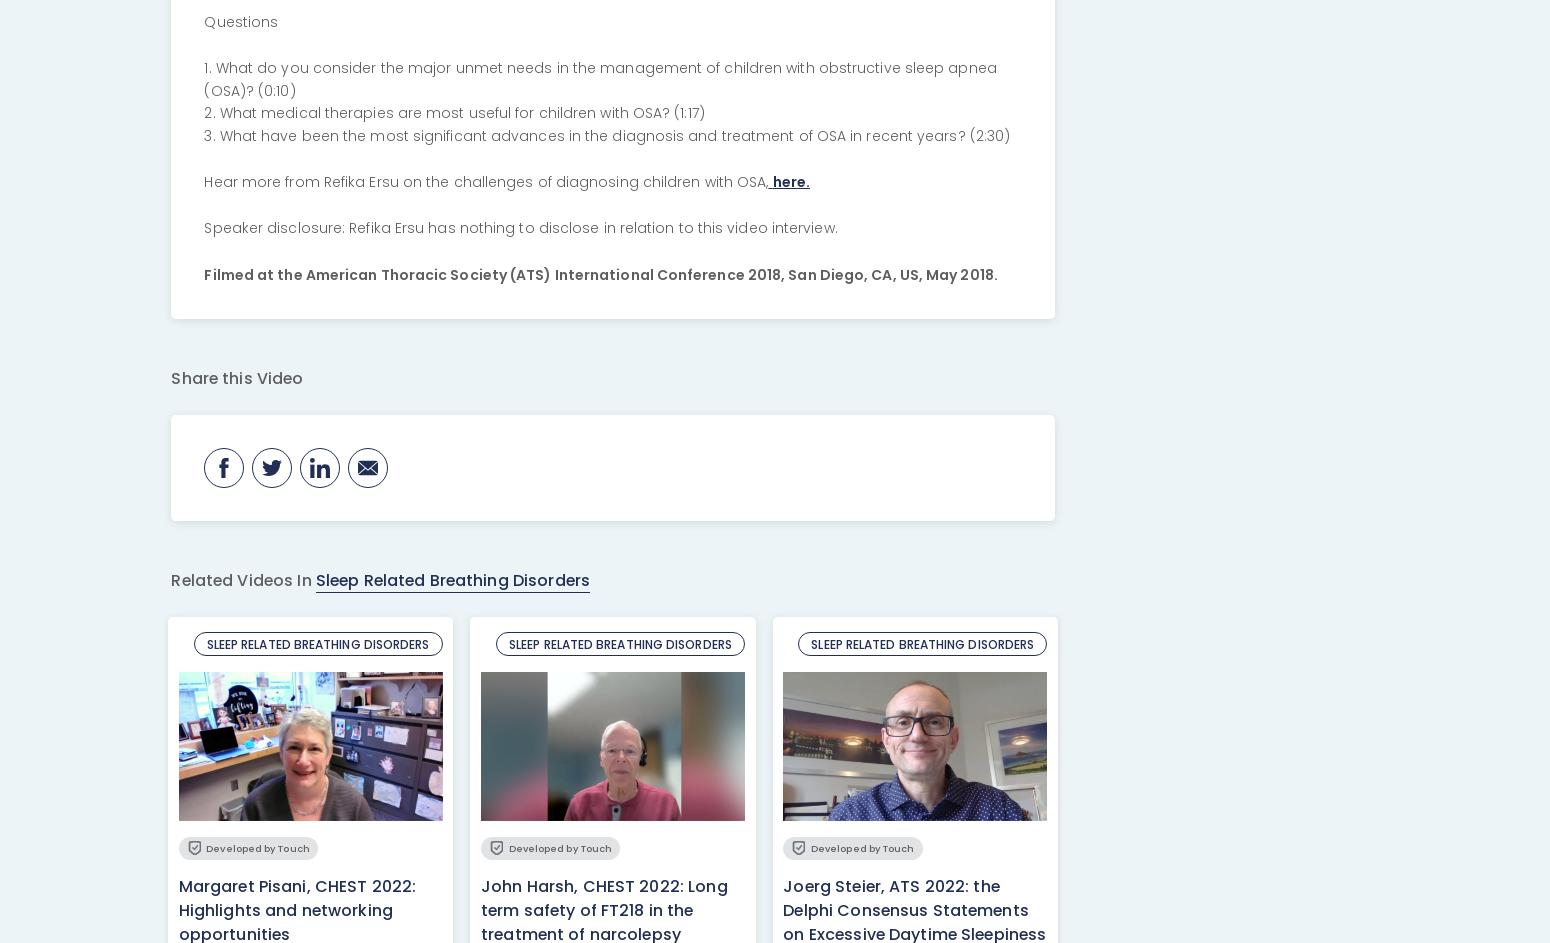 The height and width of the screenshot is (943, 1550). Describe the element at coordinates (600, 273) in the screenshot. I see `'Filmed at the American Thoracic Society (ATS) International Conference 2018, San Diego, CA, US, May 2018.'` at that location.